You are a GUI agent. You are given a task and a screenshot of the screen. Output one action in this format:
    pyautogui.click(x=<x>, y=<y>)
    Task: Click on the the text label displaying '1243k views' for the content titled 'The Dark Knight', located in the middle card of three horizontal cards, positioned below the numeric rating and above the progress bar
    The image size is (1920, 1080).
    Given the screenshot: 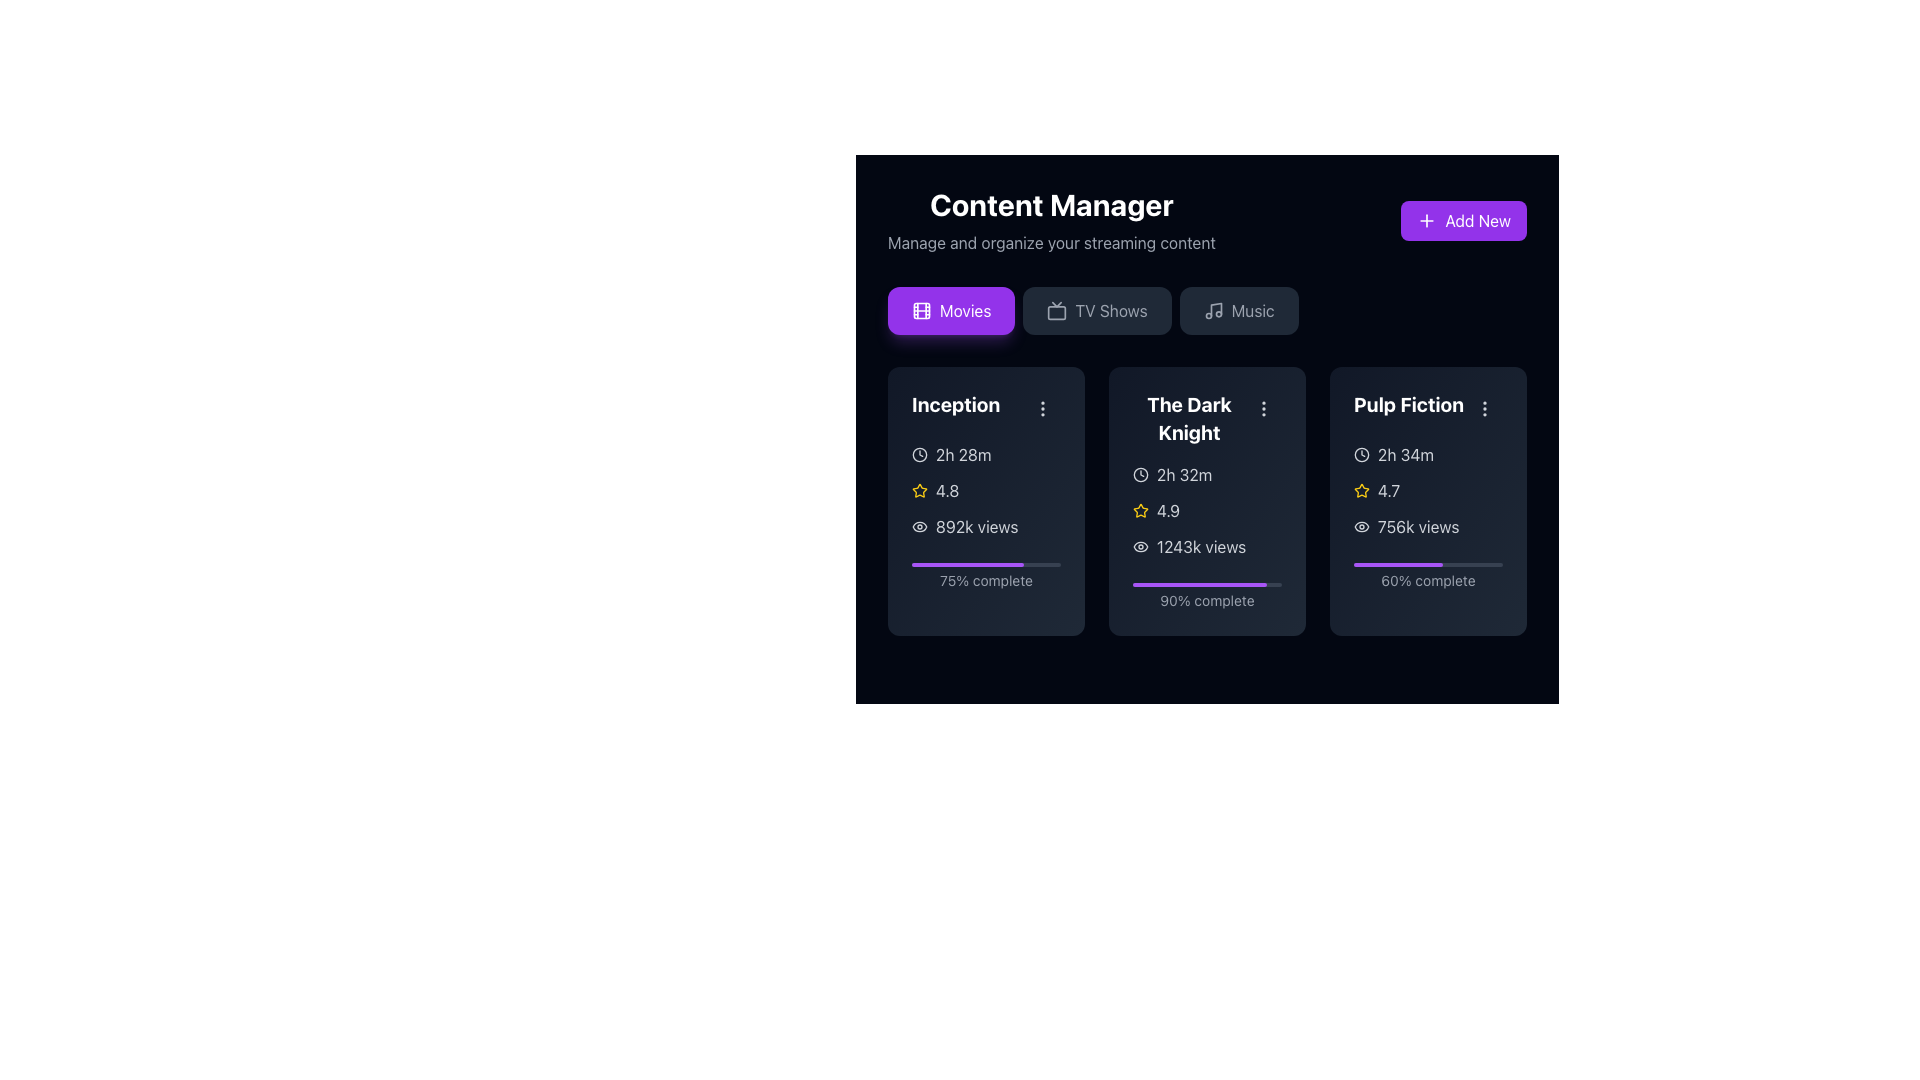 What is the action you would take?
    pyautogui.click(x=1200, y=547)
    